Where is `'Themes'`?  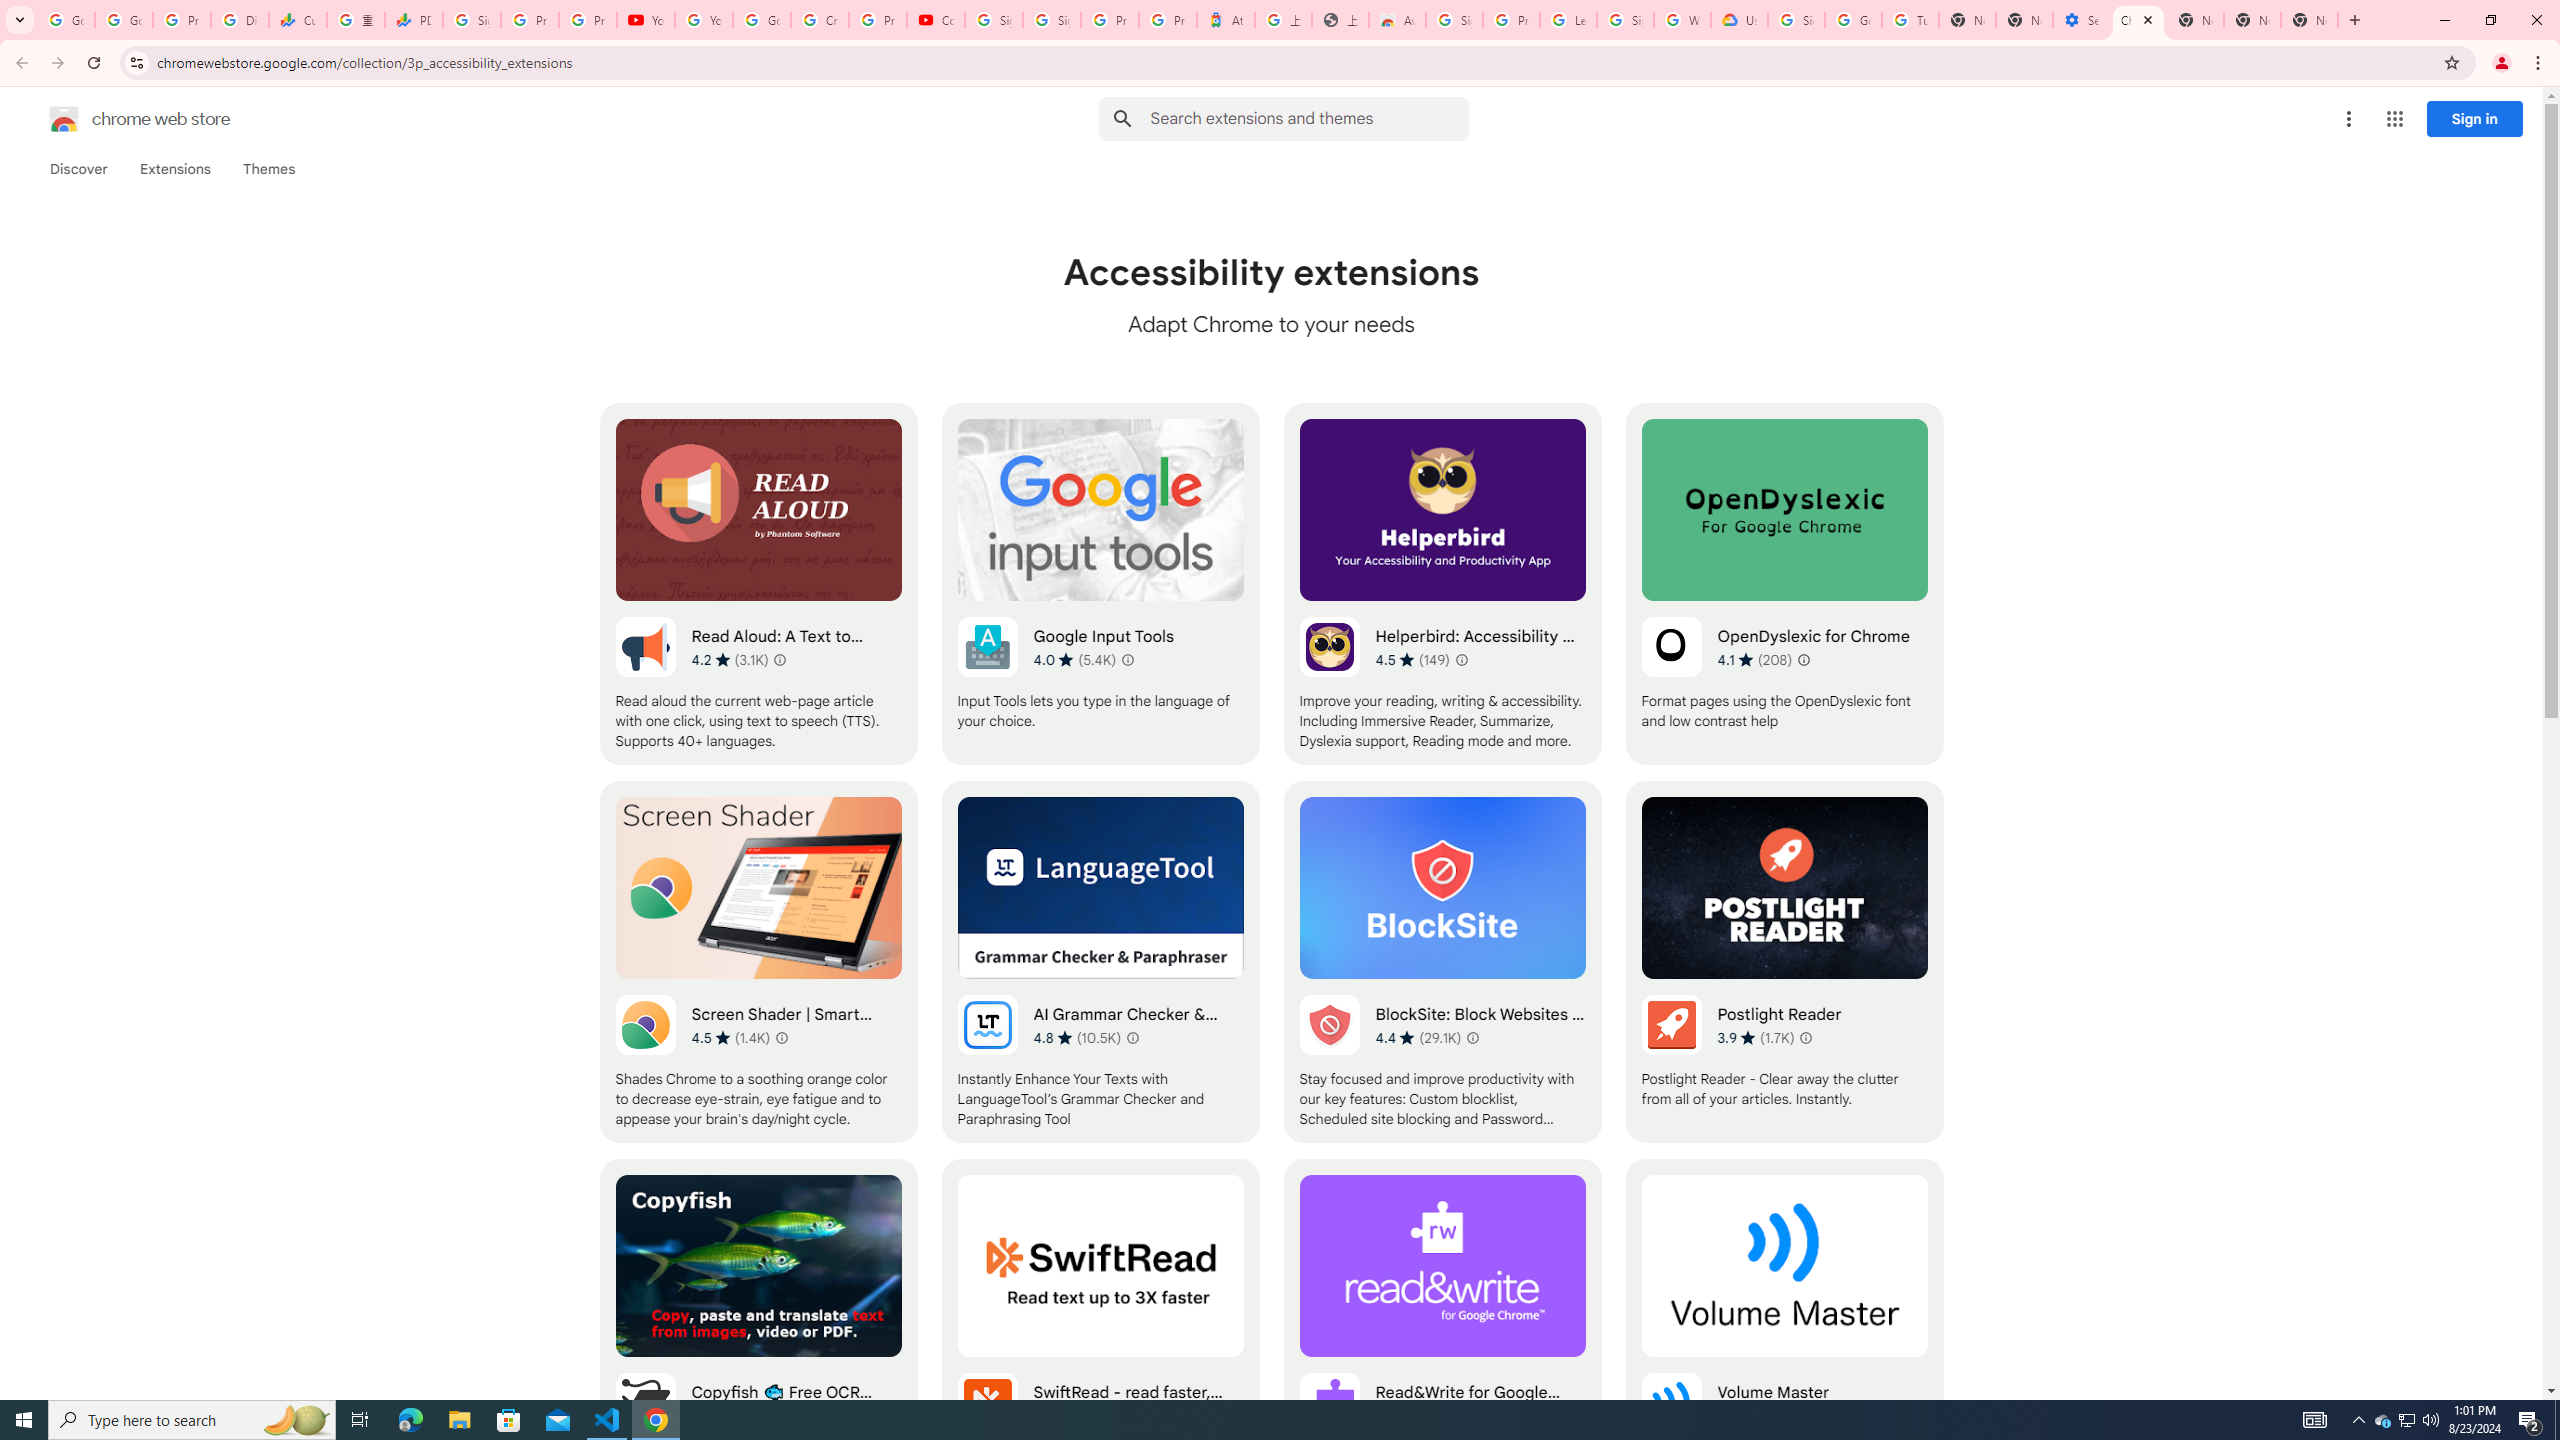 'Themes' is located at coordinates (268, 168).